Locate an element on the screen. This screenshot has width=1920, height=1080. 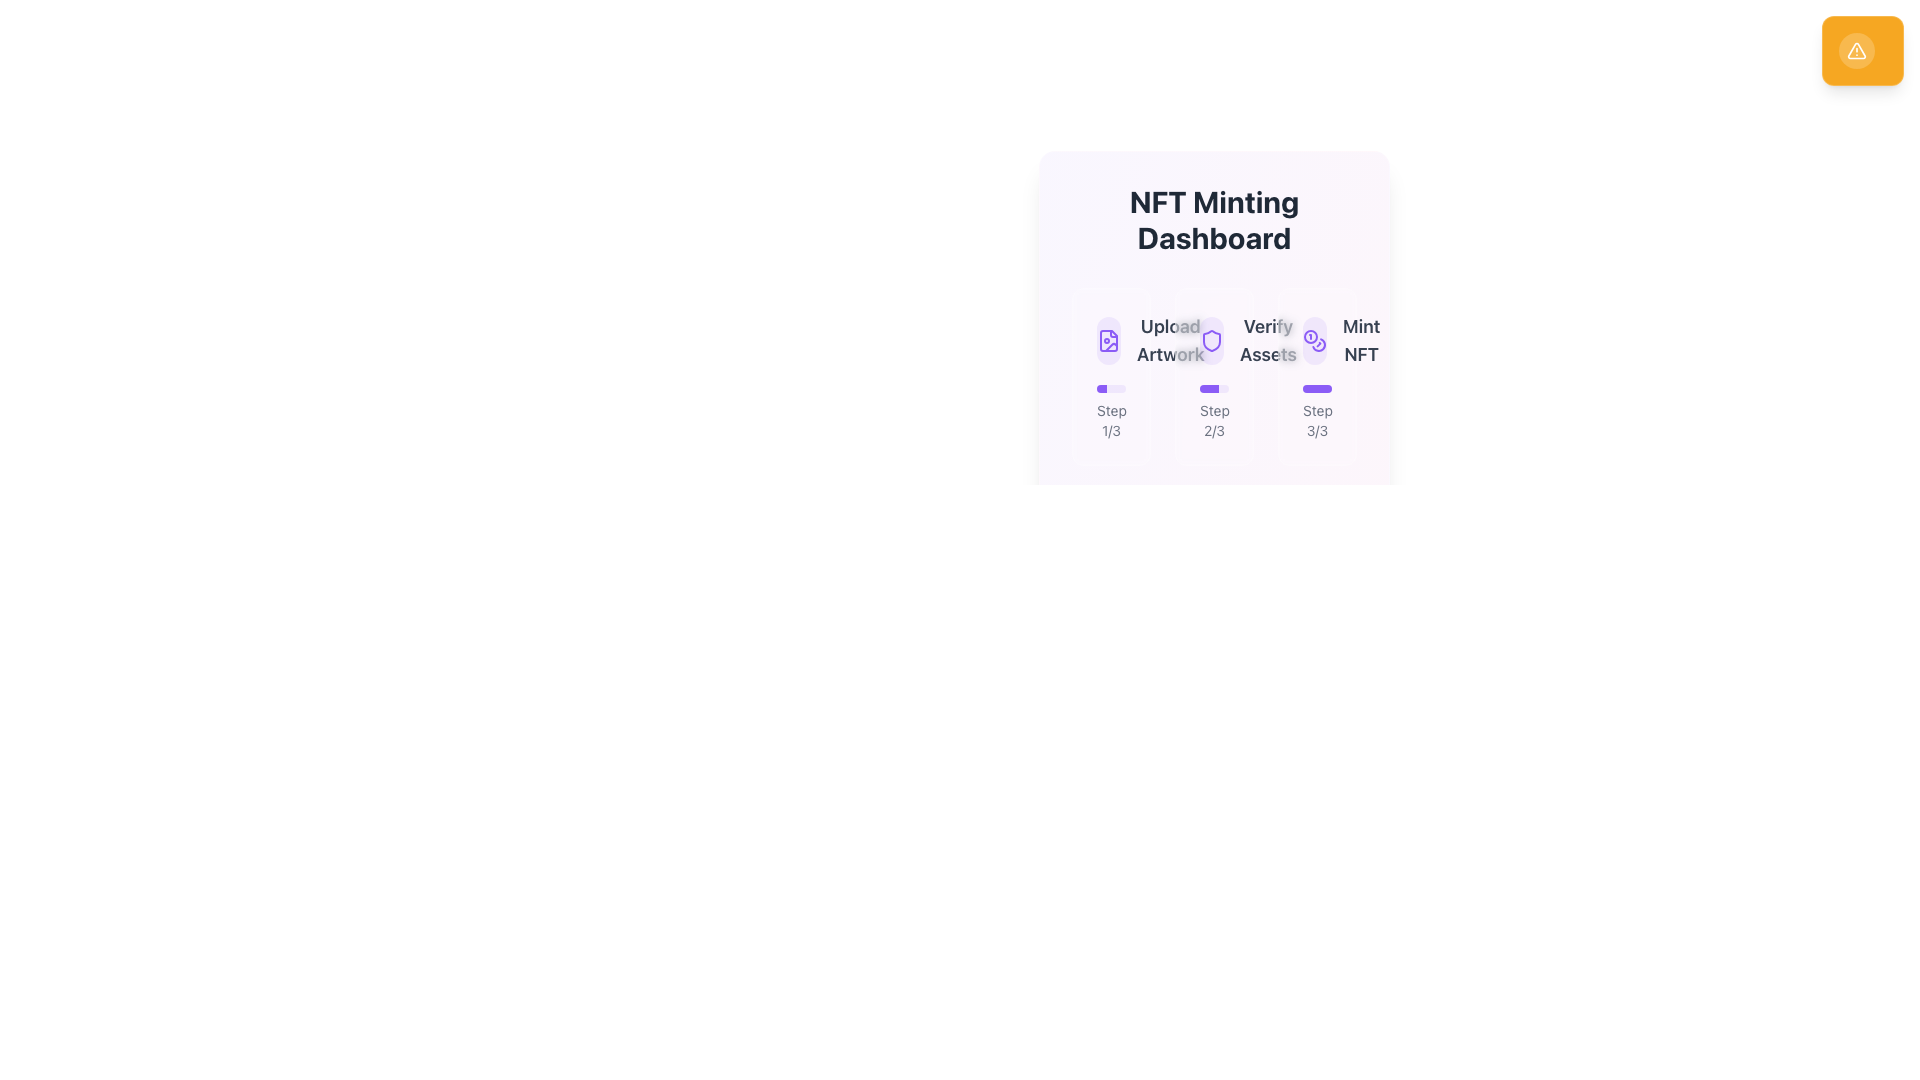
the 'Upload Artwork' icon located on the leftmost side of the step indicator above the labels 'Upload Artwork' and 'Step 1/3' in the 'NFT Minting Dashboard' section is located at coordinates (1107, 339).